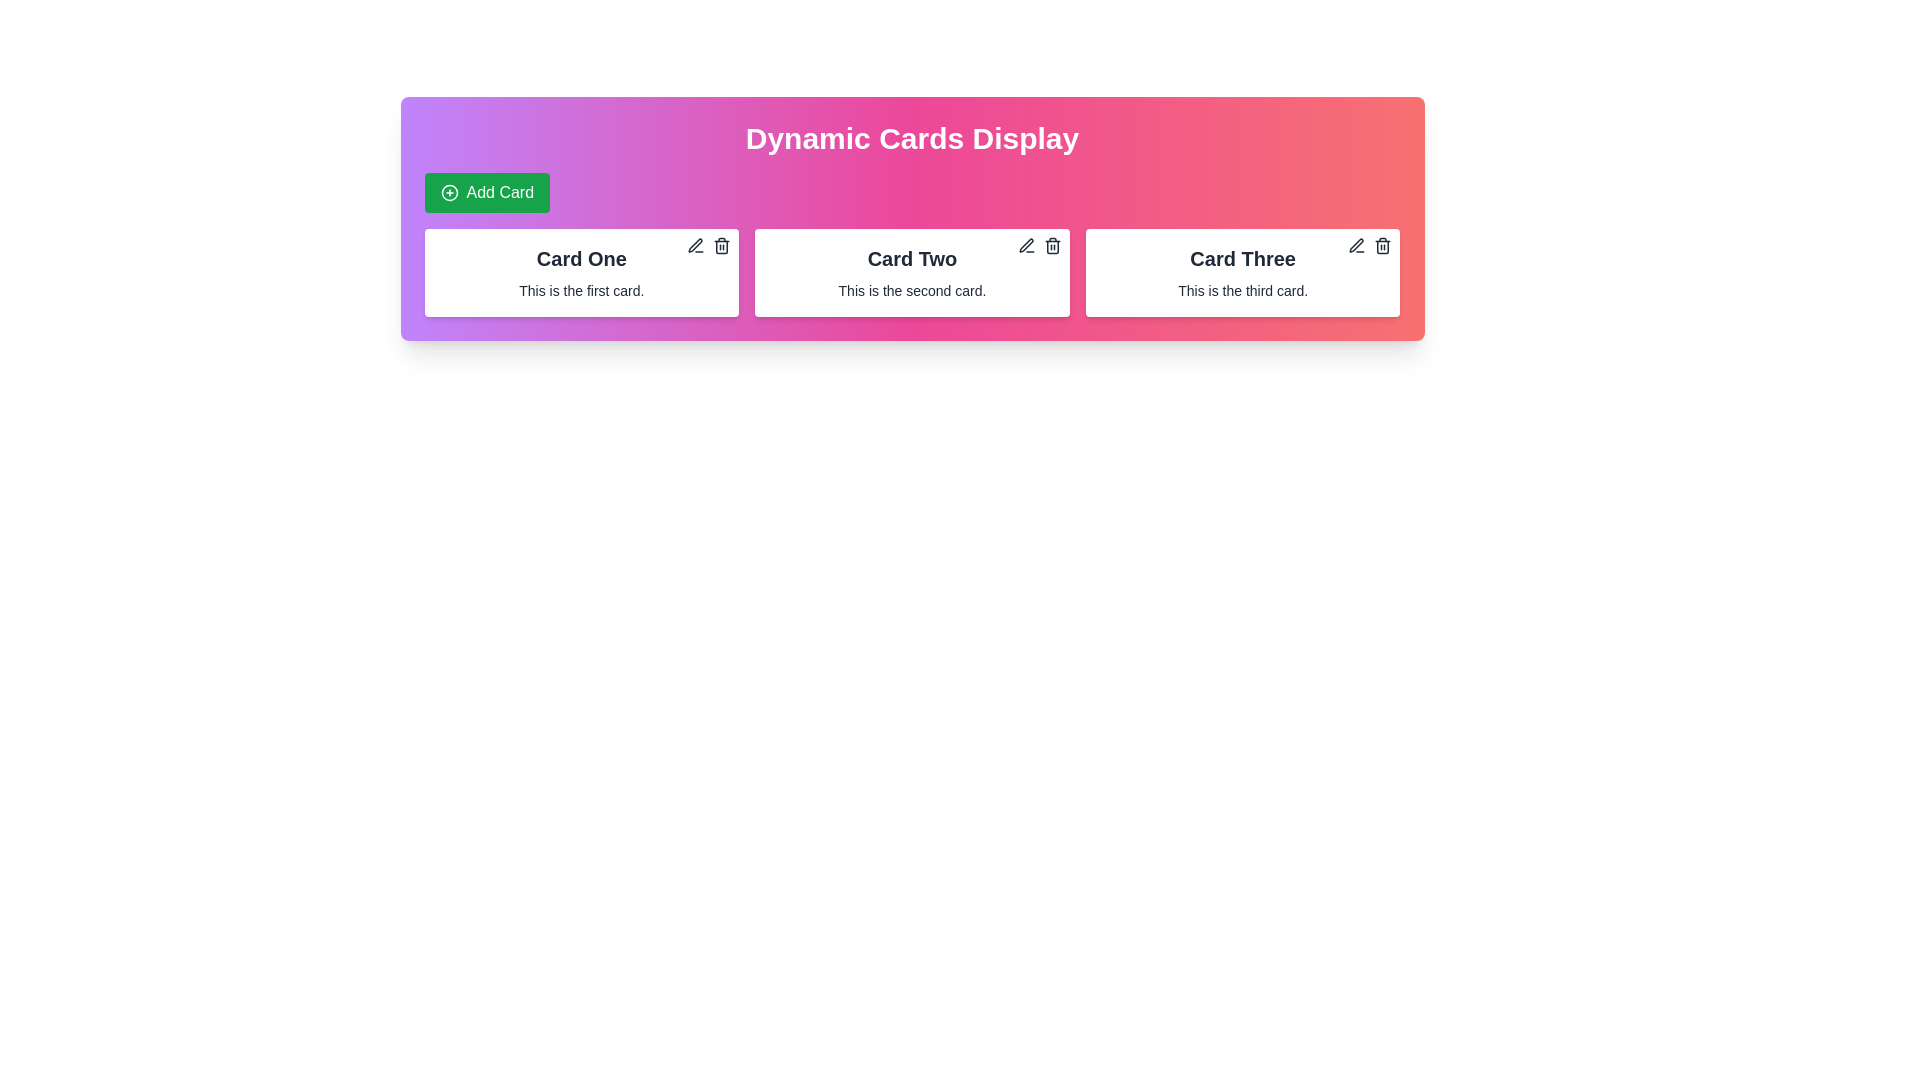  Describe the element at coordinates (580, 273) in the screenshot. I see `the surrounding area of the first informational Card component, which displays a title and short description, located within a grid to the left of 'Card Two' and 'Card Three'` at that location.